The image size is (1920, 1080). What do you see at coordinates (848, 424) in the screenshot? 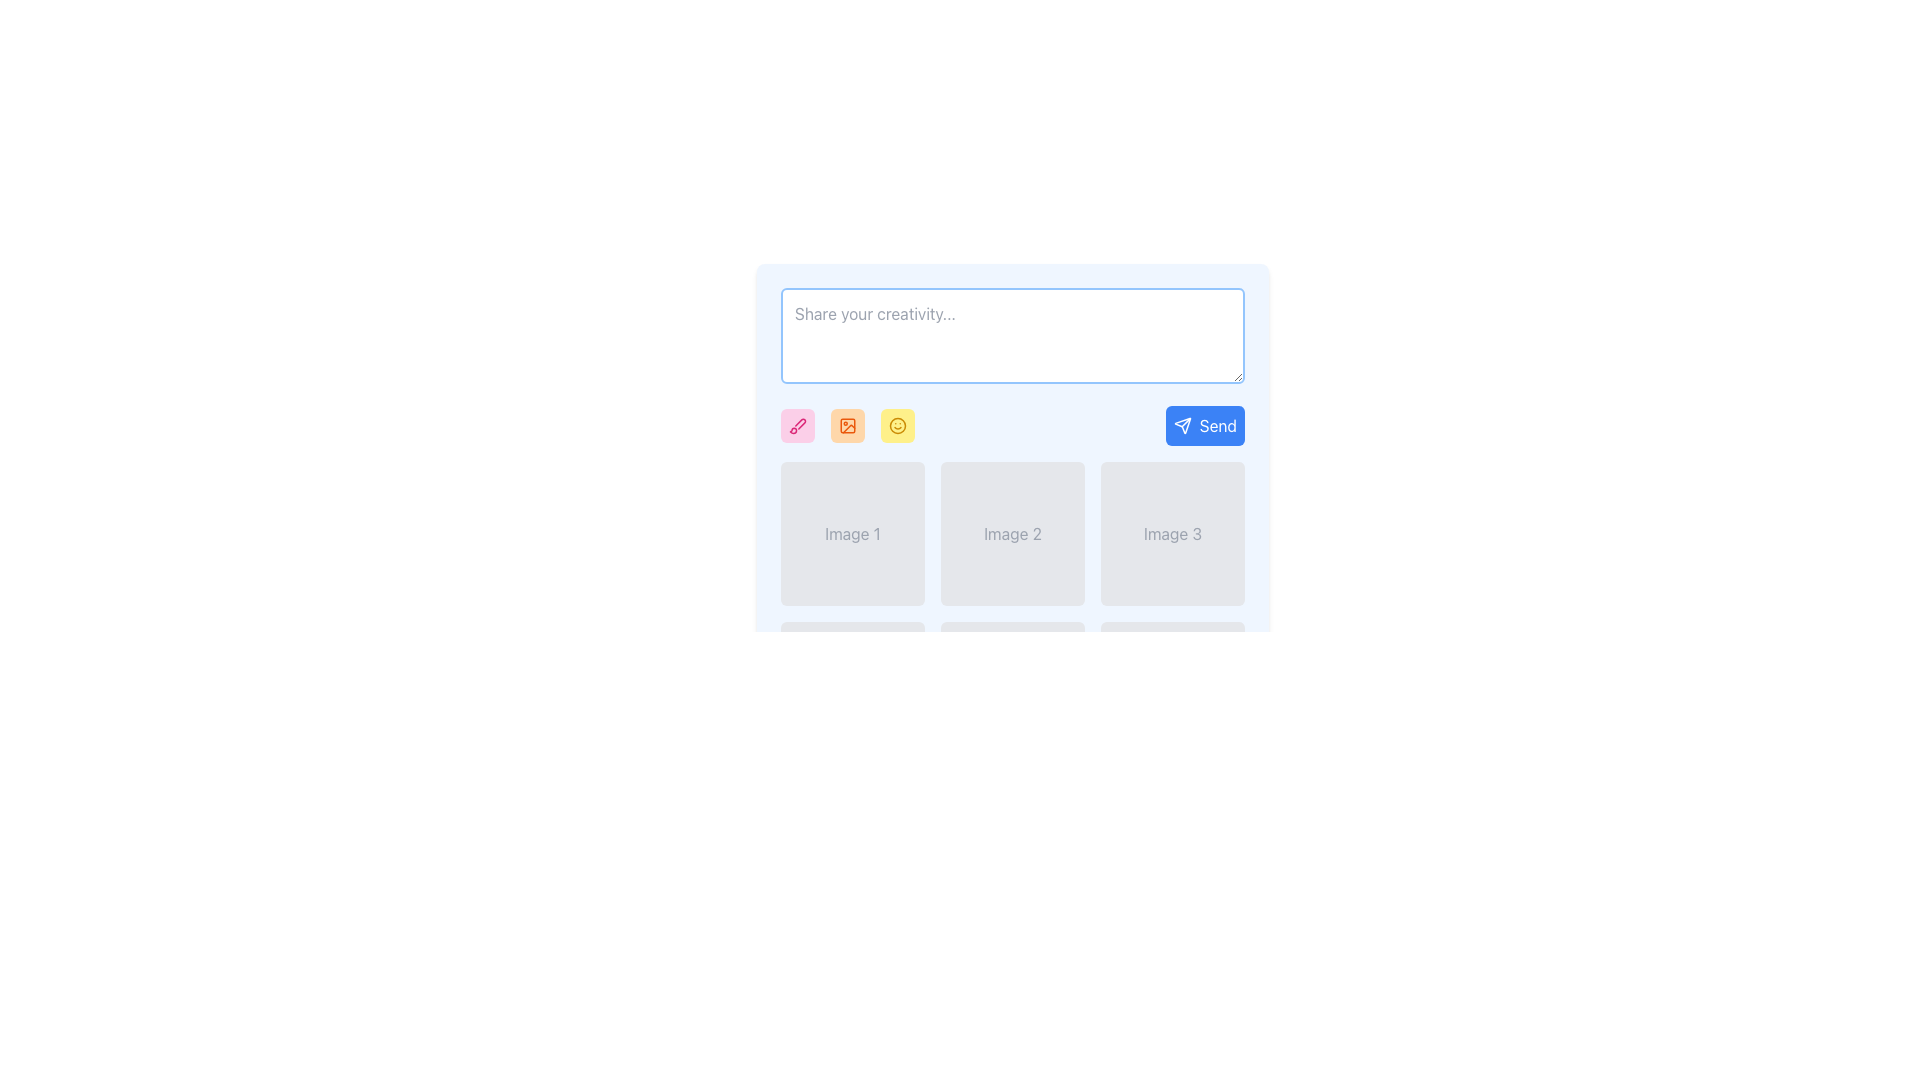
I see `the action button for adding or selecting an image, which is the second button in a row beneath the input box labeled 'Share your creativity...'` at bounding box center [848, 424].